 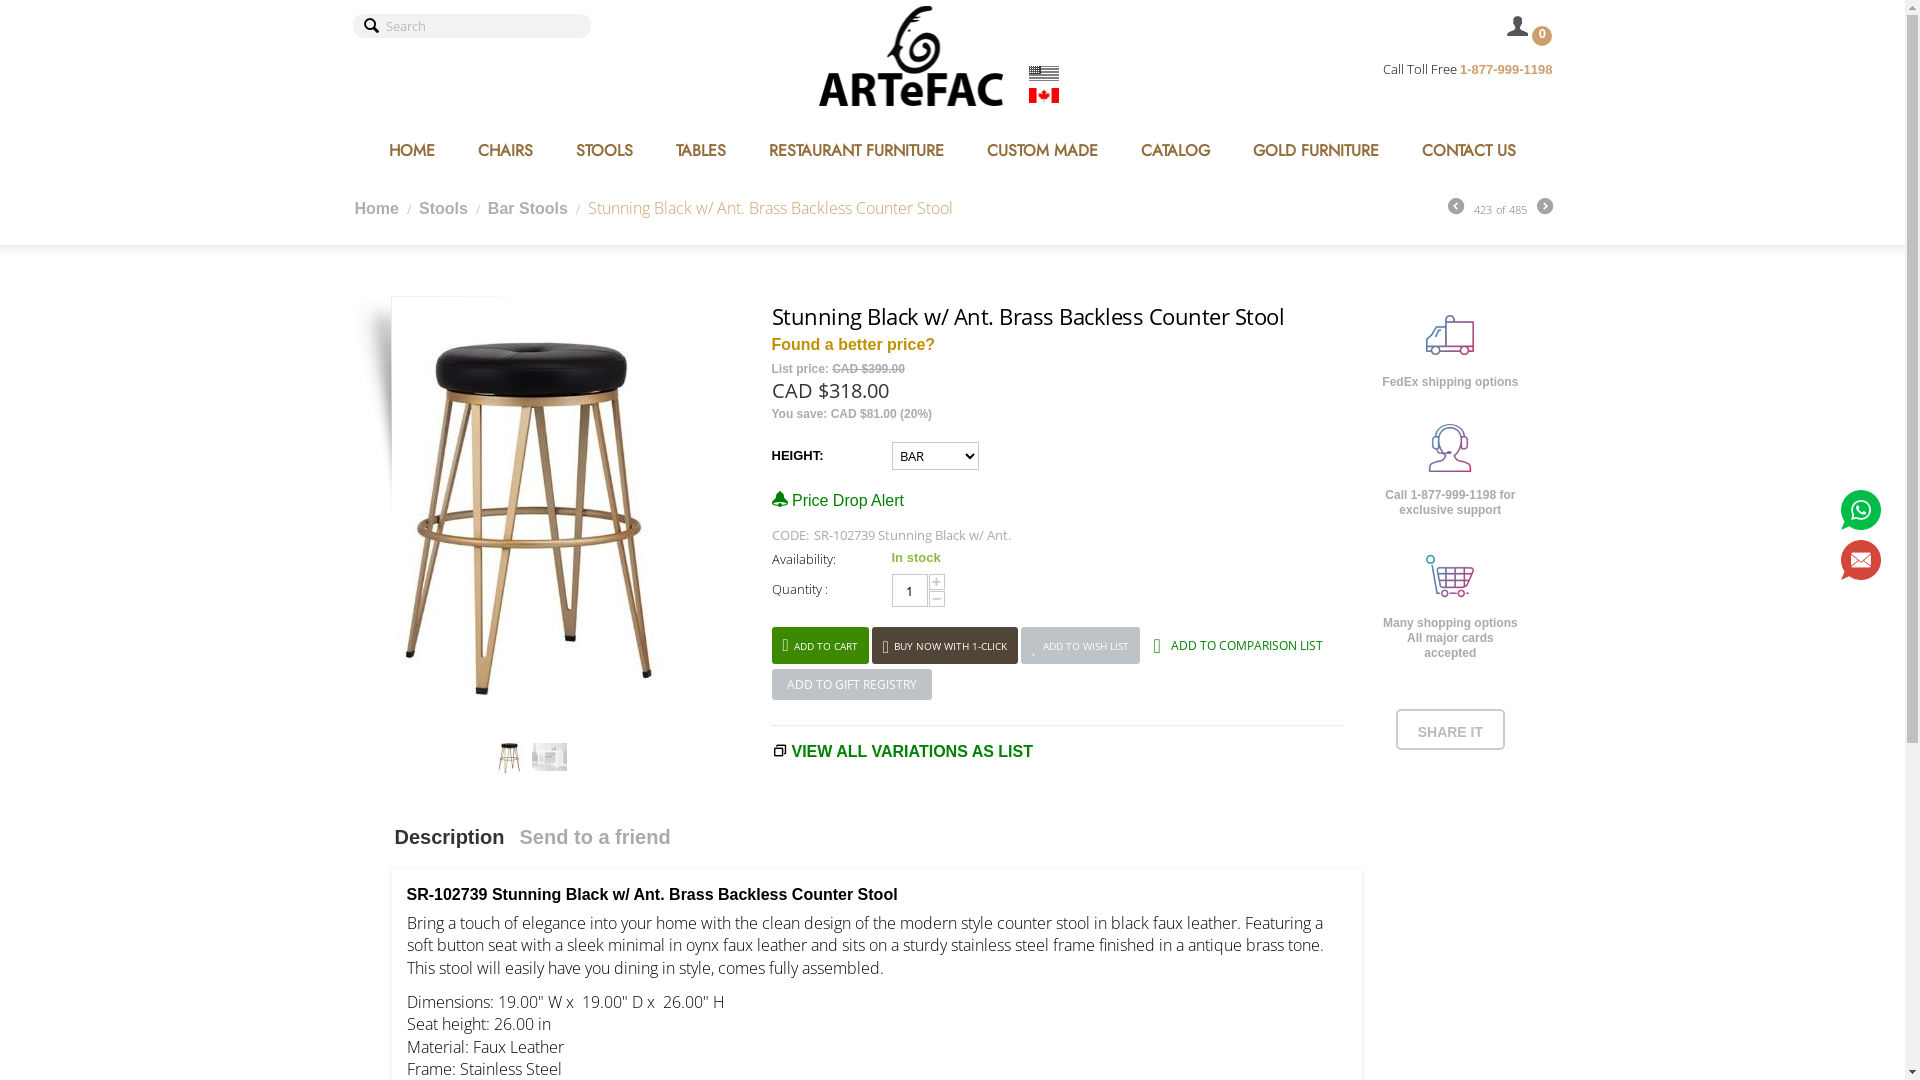 What do you see at coordinates (528, 208) in the screenshot?
I see `'Bar Stools'` at bounding box center [528, 208].